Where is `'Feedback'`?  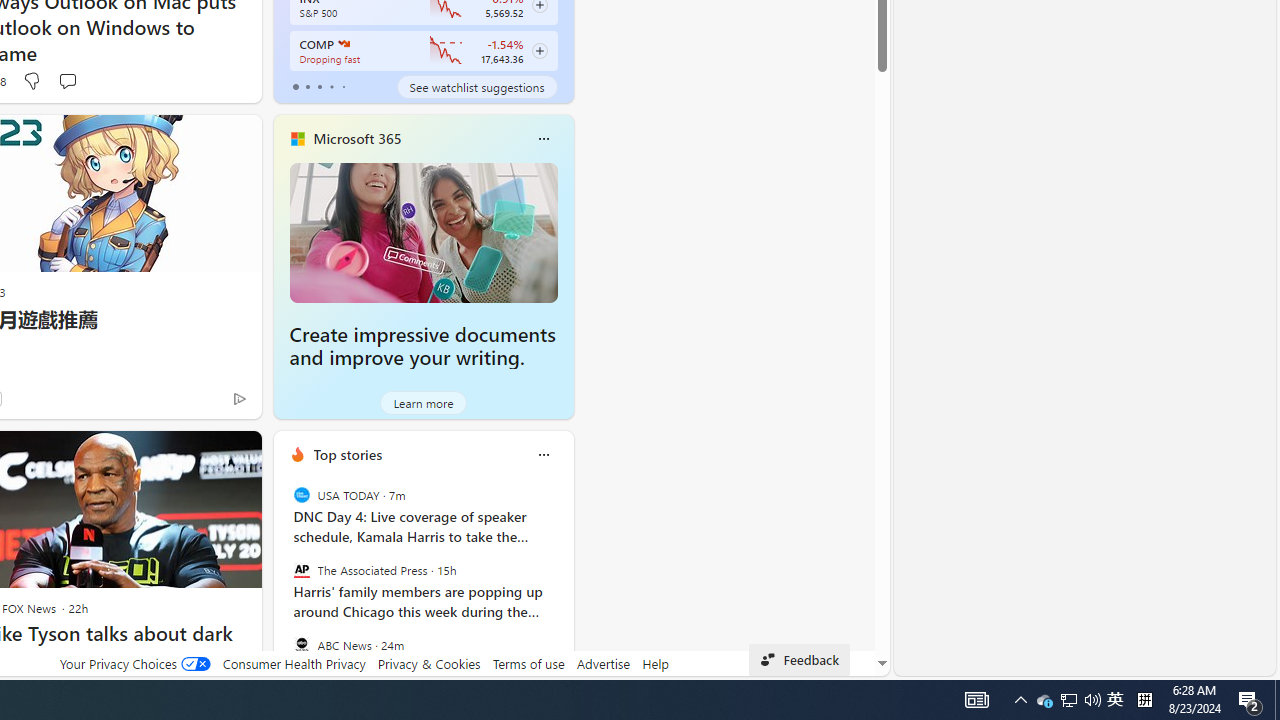 'Feedback' is located at coordinates (798, 659).